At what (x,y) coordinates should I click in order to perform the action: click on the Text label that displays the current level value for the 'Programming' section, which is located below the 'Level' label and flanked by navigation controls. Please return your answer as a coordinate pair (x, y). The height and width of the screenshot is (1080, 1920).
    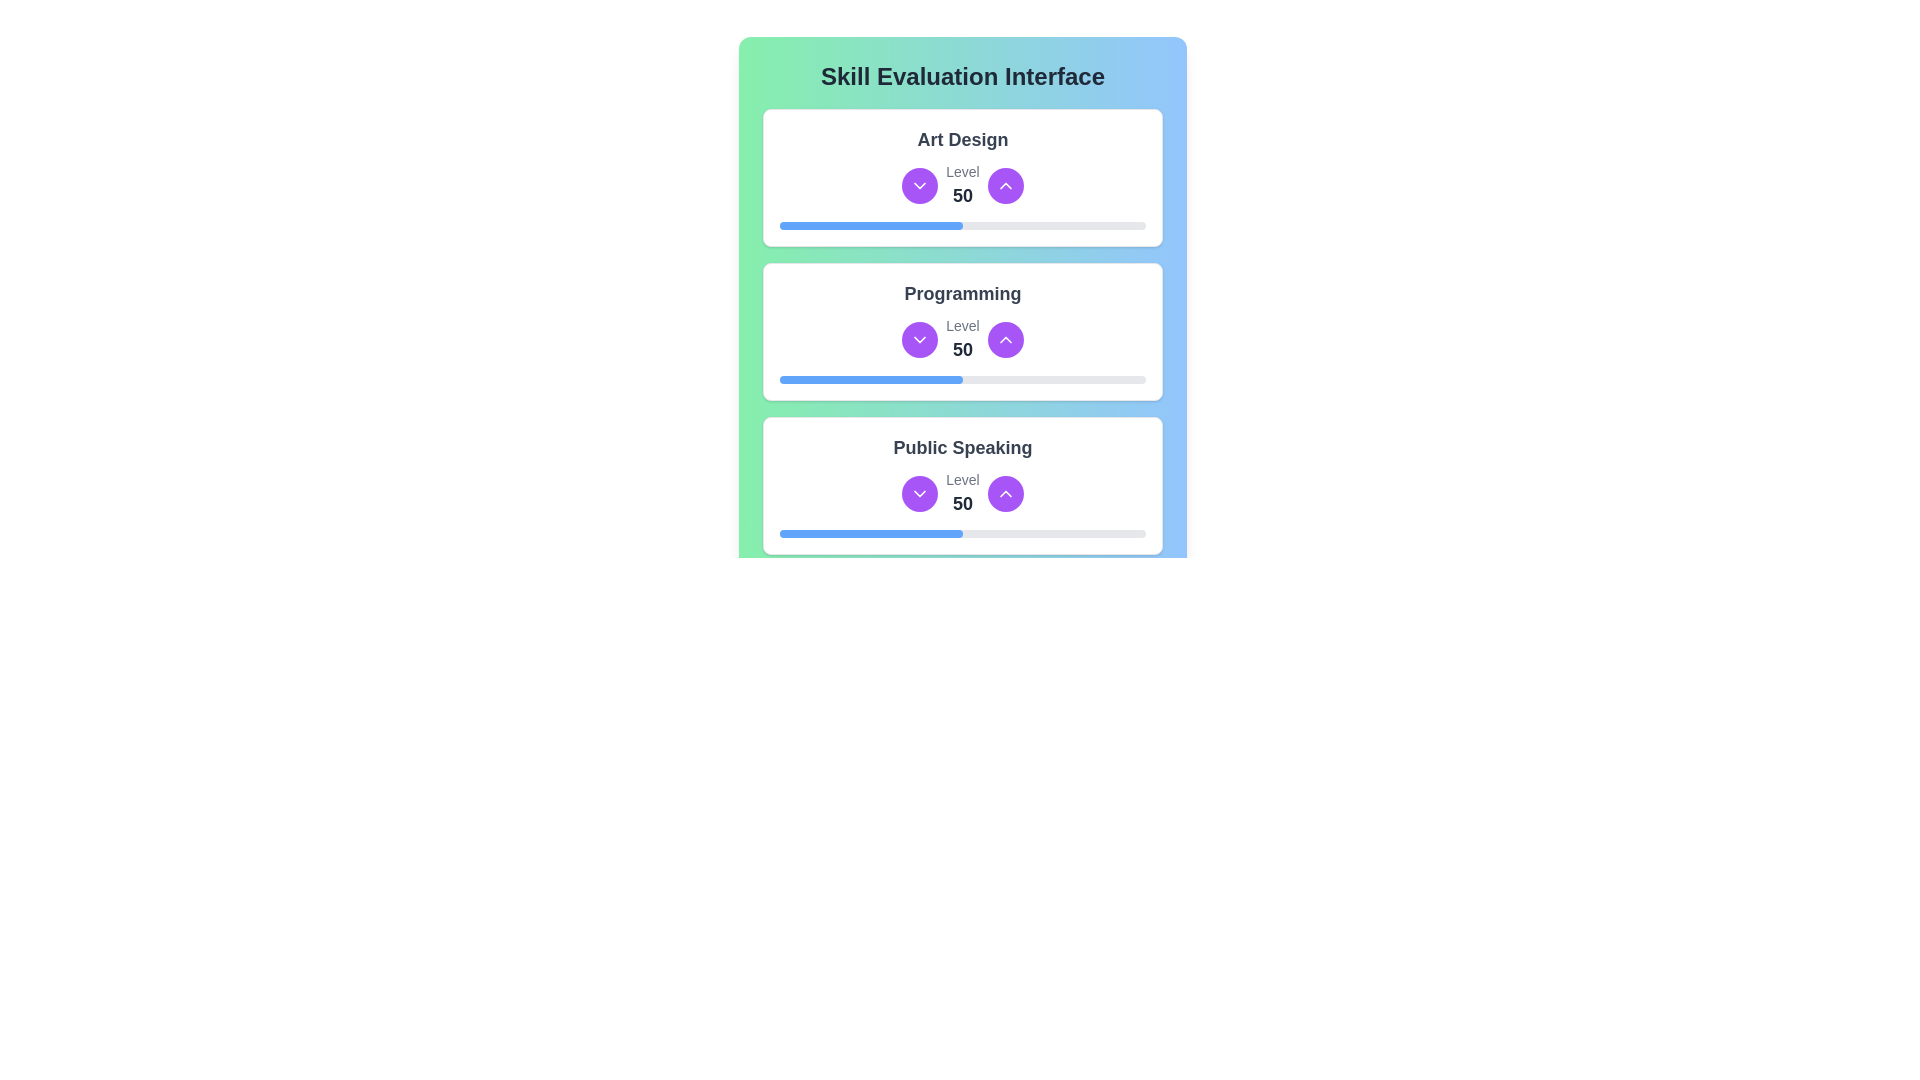
    Looking at the image, I should click on (963, 349).